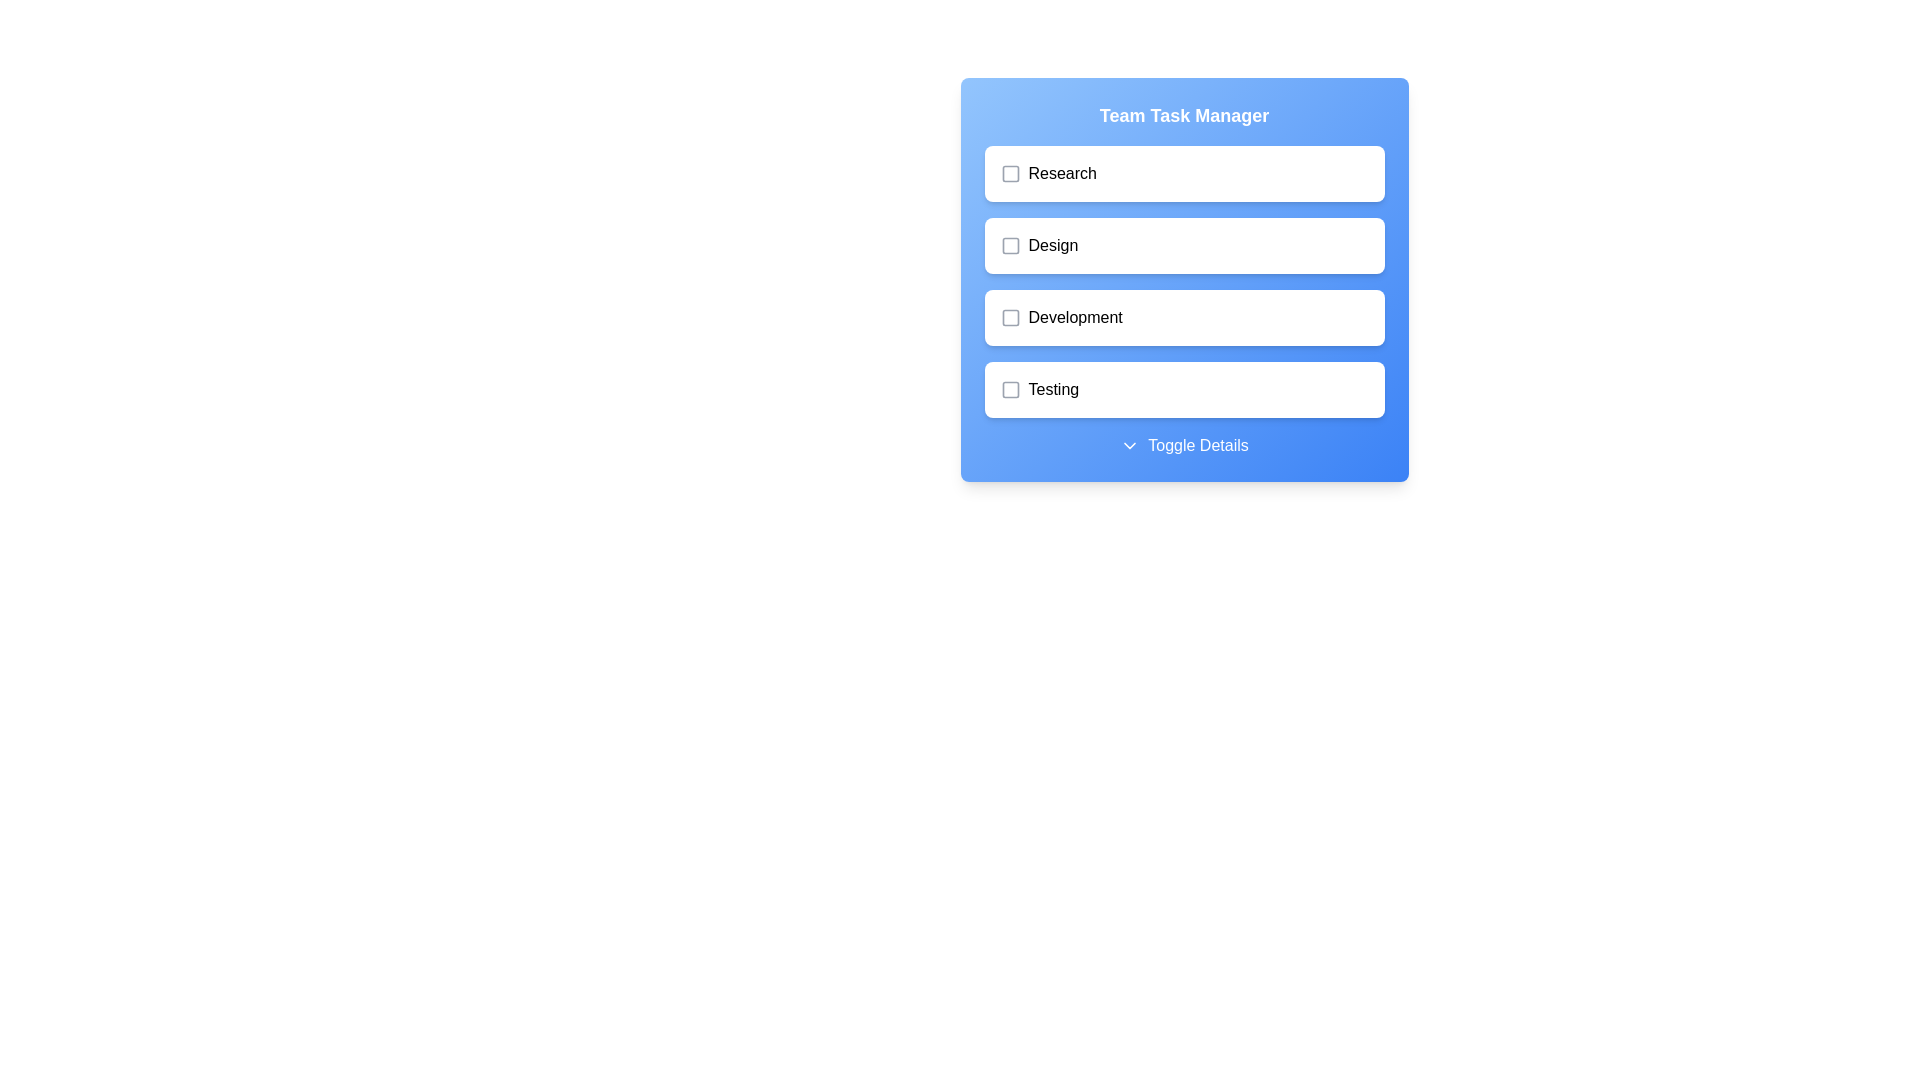 The height and width of the screenshot is (1080, 1920). I want to click on the title of the component, 'Team Task Manager', so click(1184, 115).